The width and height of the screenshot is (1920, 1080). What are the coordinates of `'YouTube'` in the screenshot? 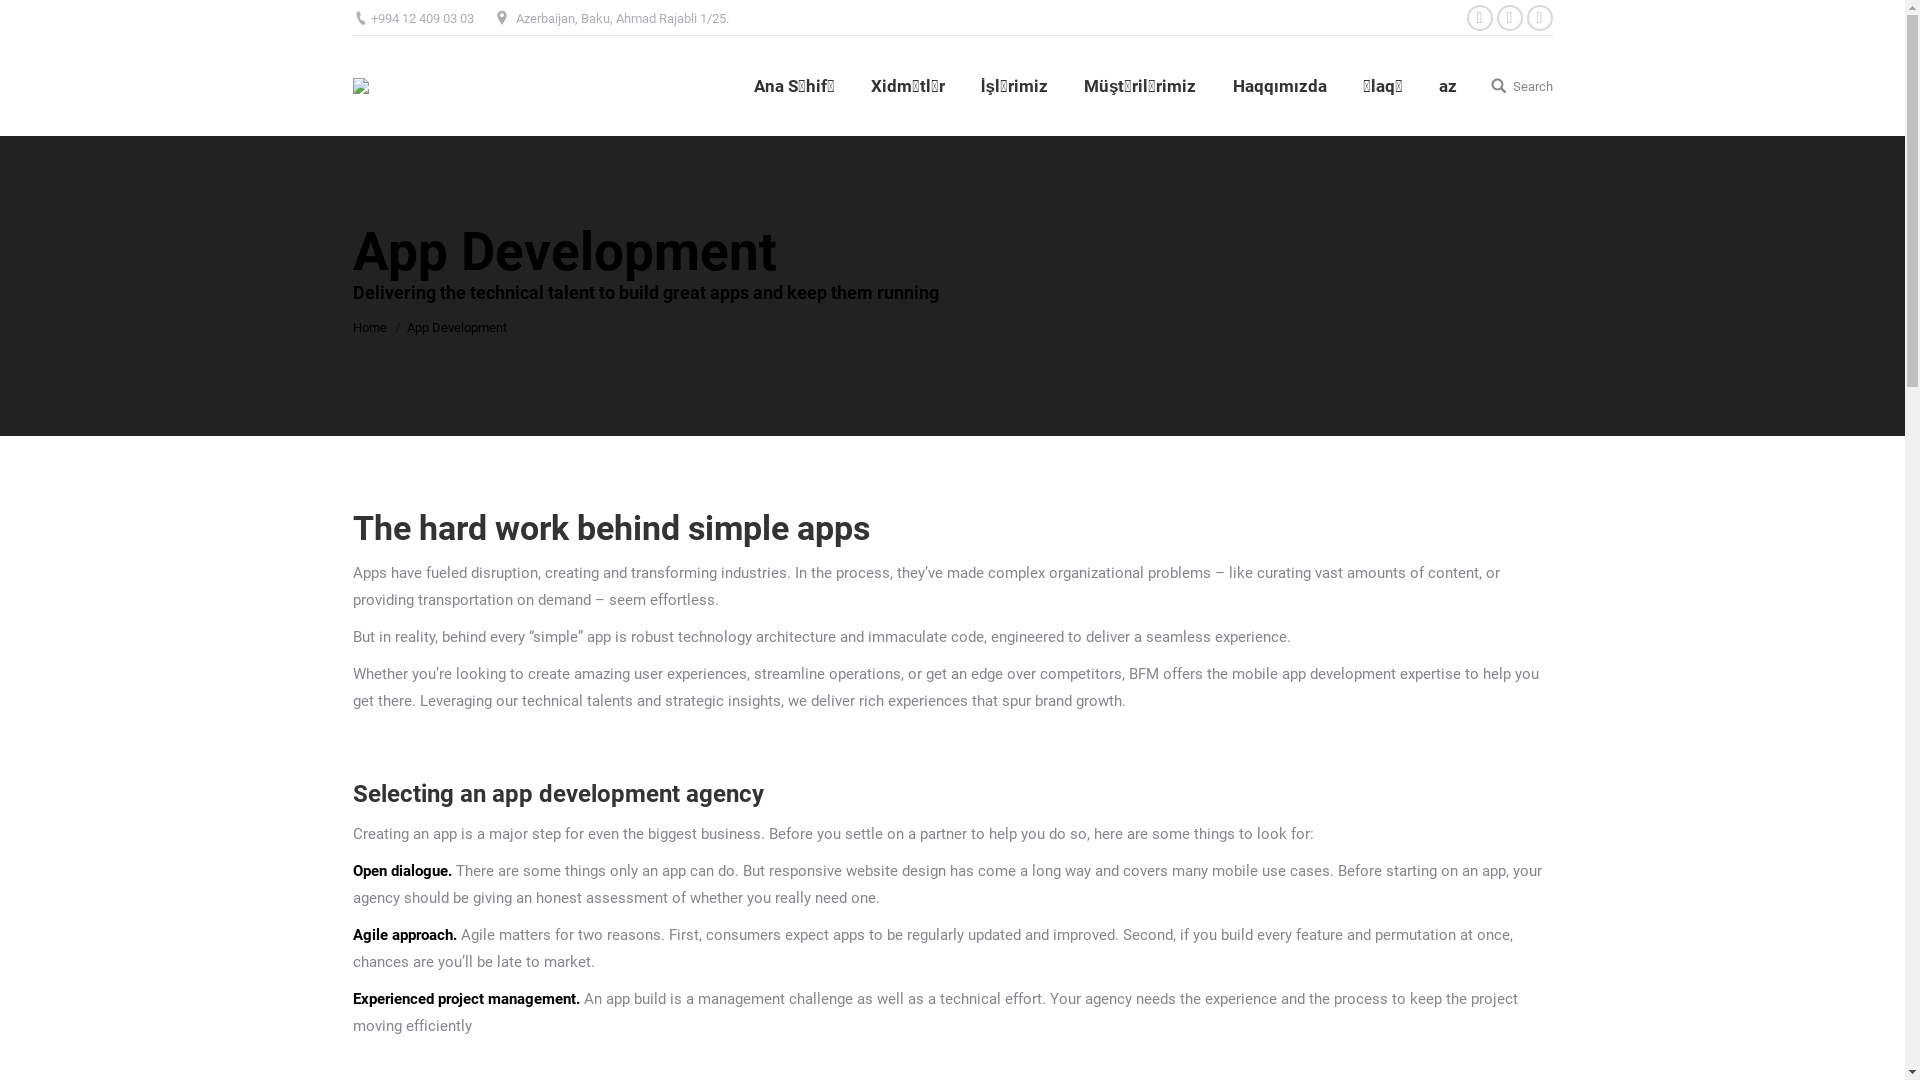 It's located at (1538, 18).